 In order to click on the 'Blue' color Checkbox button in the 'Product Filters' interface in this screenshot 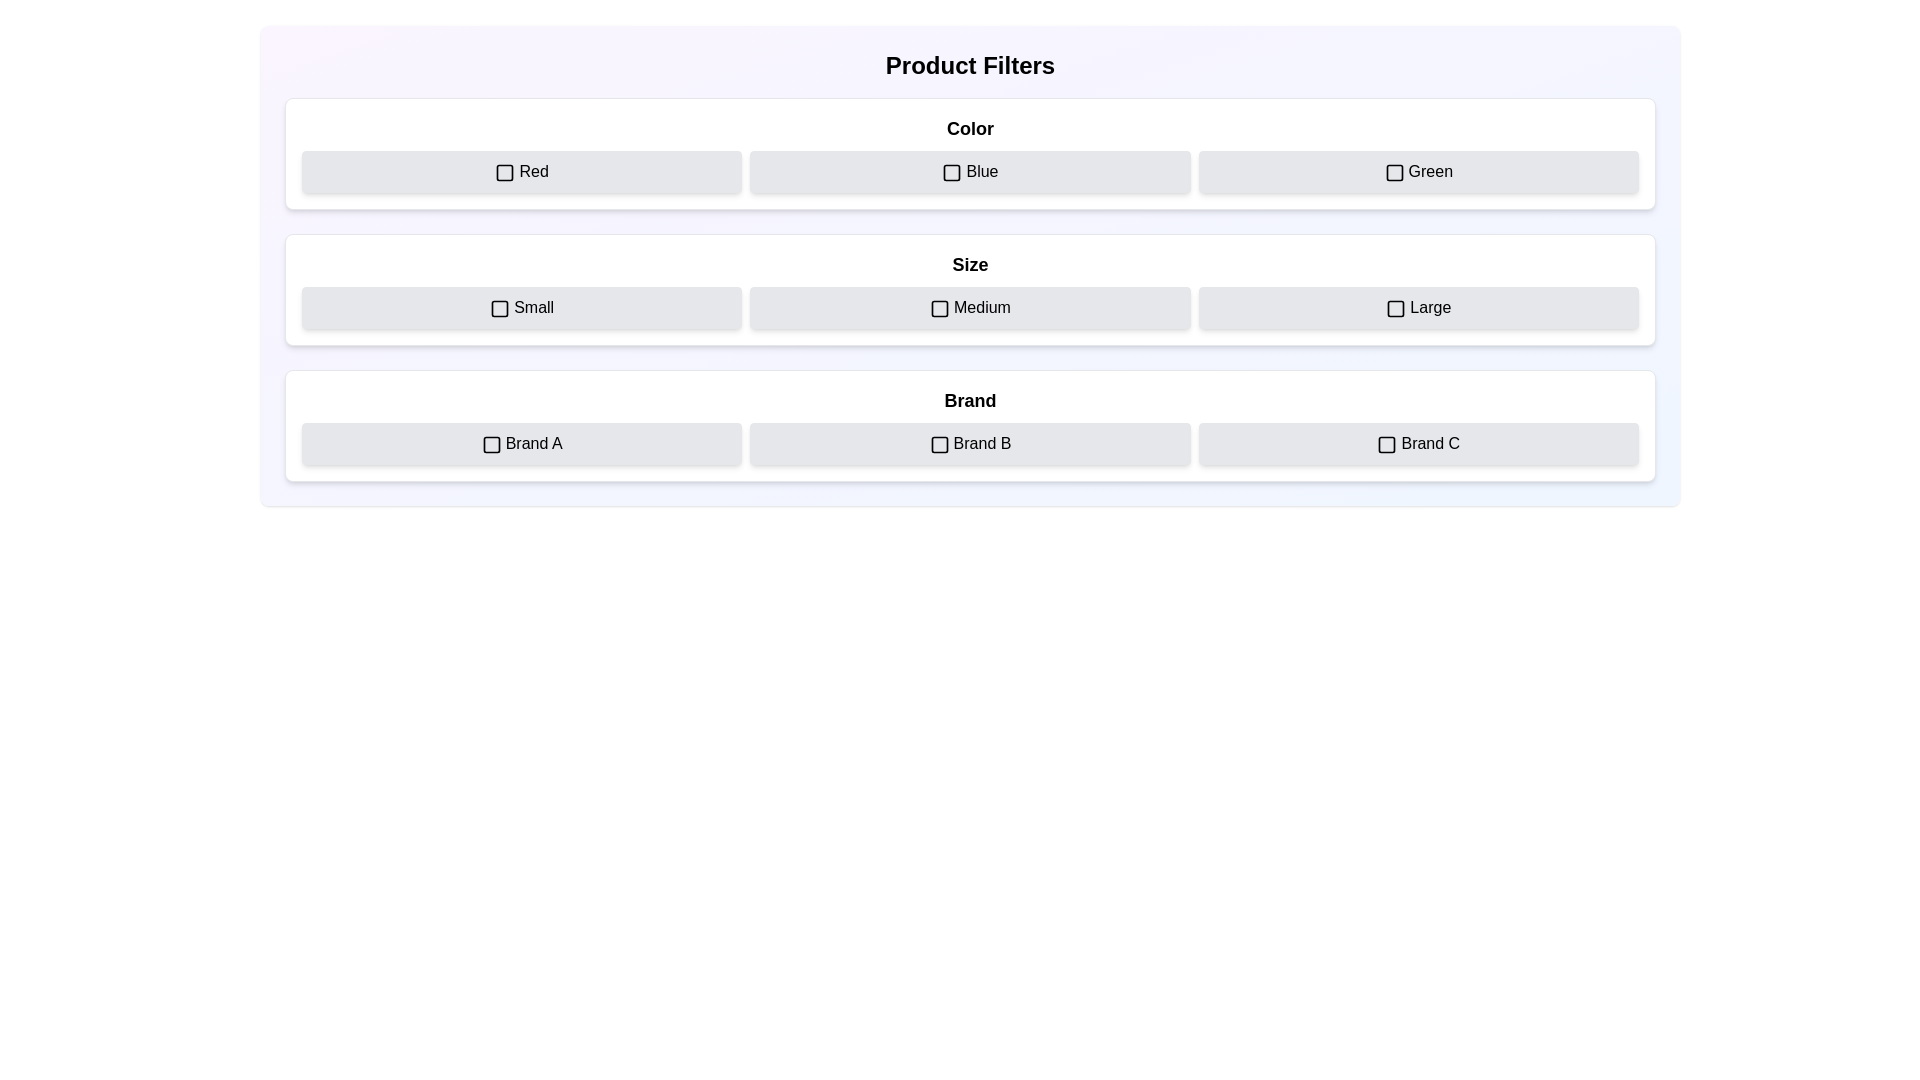, I will do `click(970, 171)`.